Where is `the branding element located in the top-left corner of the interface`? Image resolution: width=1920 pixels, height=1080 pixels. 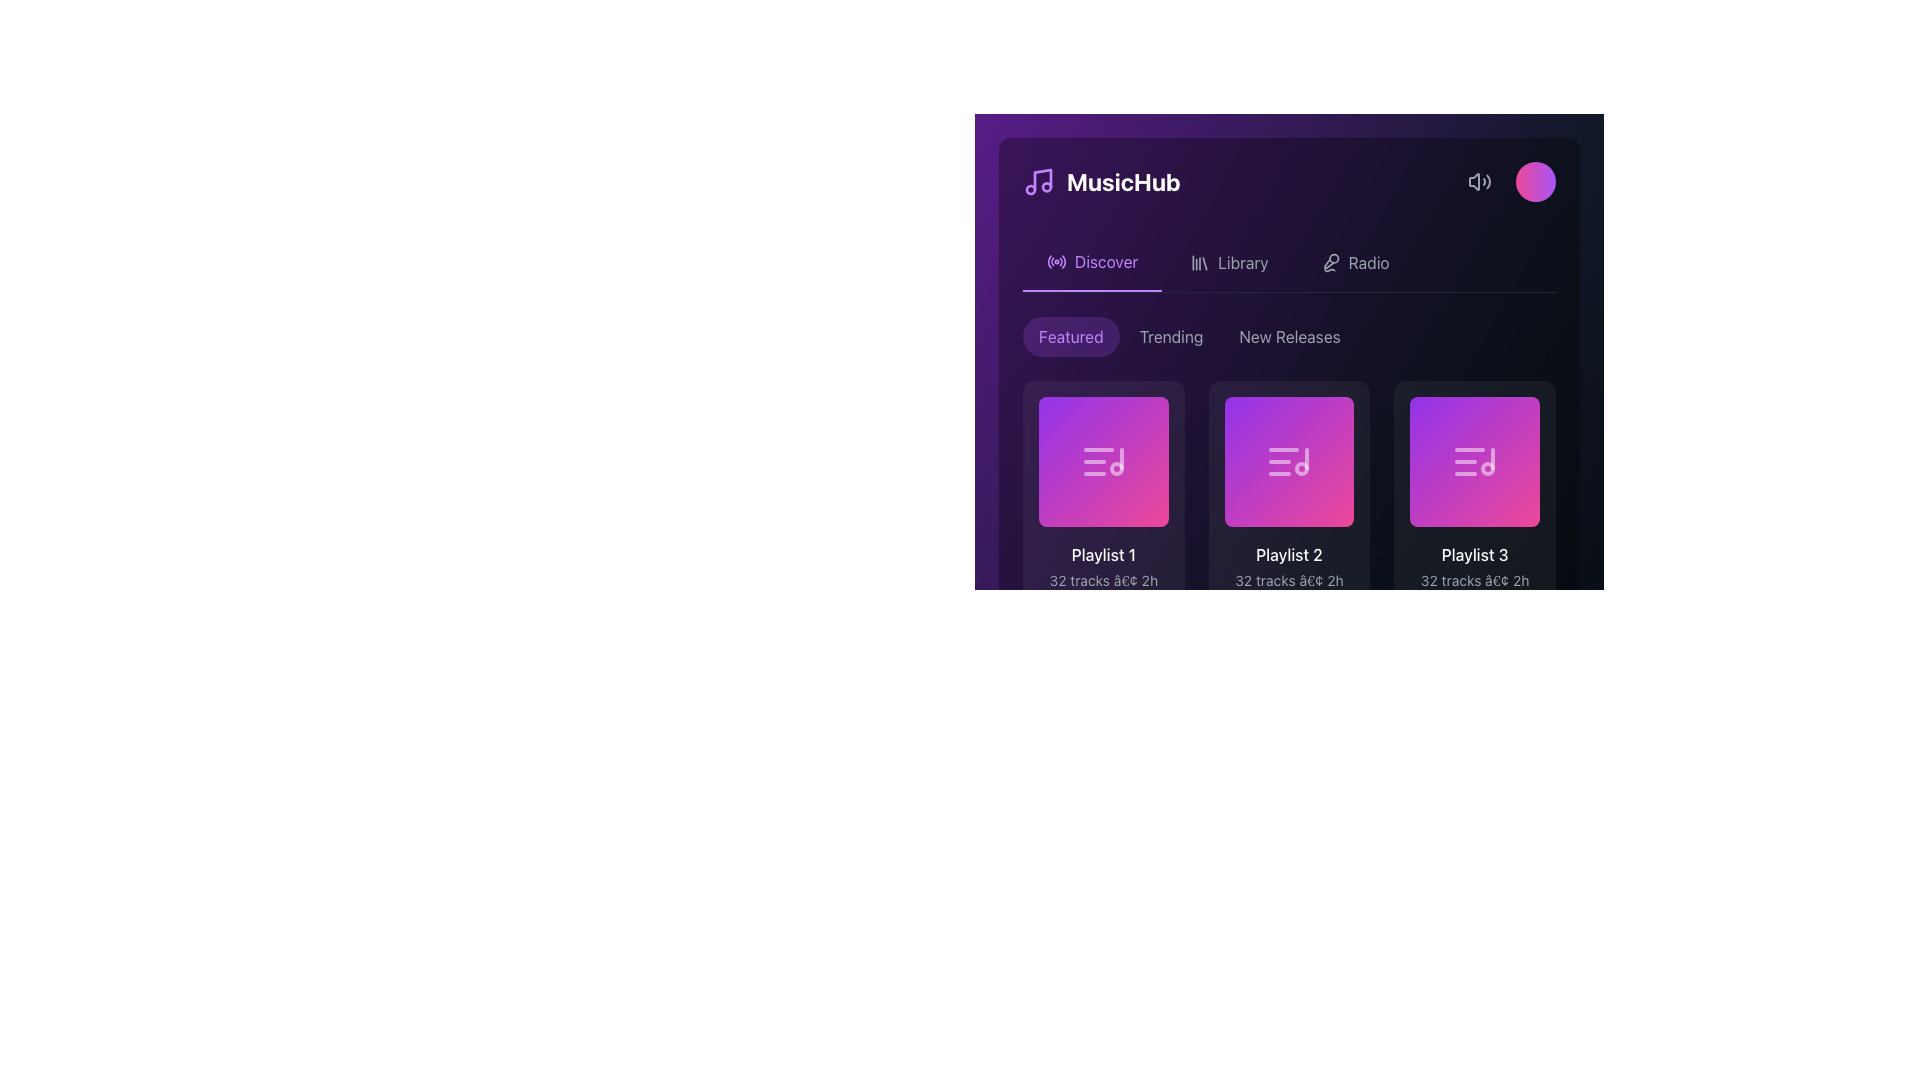
the branding element located in the top-left corner of the interface is located at coordinates (1100, 181).